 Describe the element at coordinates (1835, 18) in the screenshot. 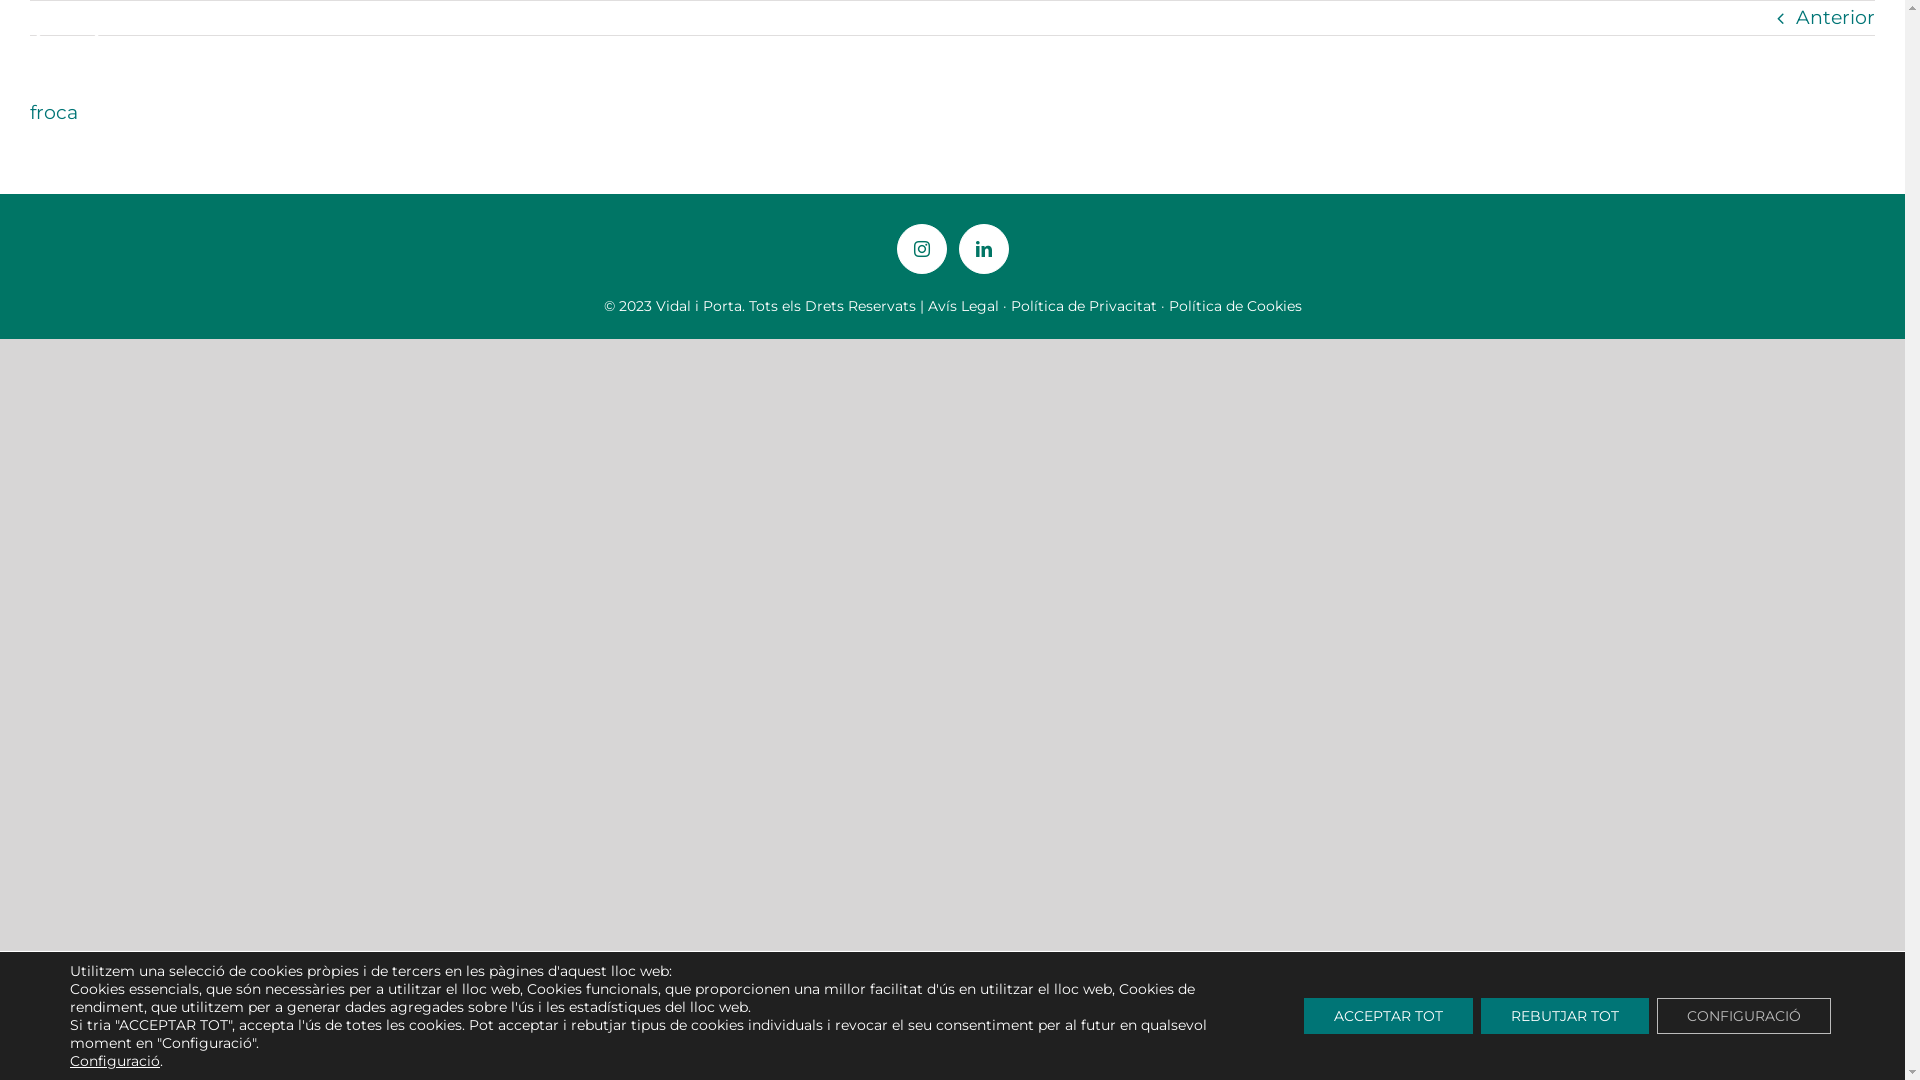

I see `'Anterior'` at that location.